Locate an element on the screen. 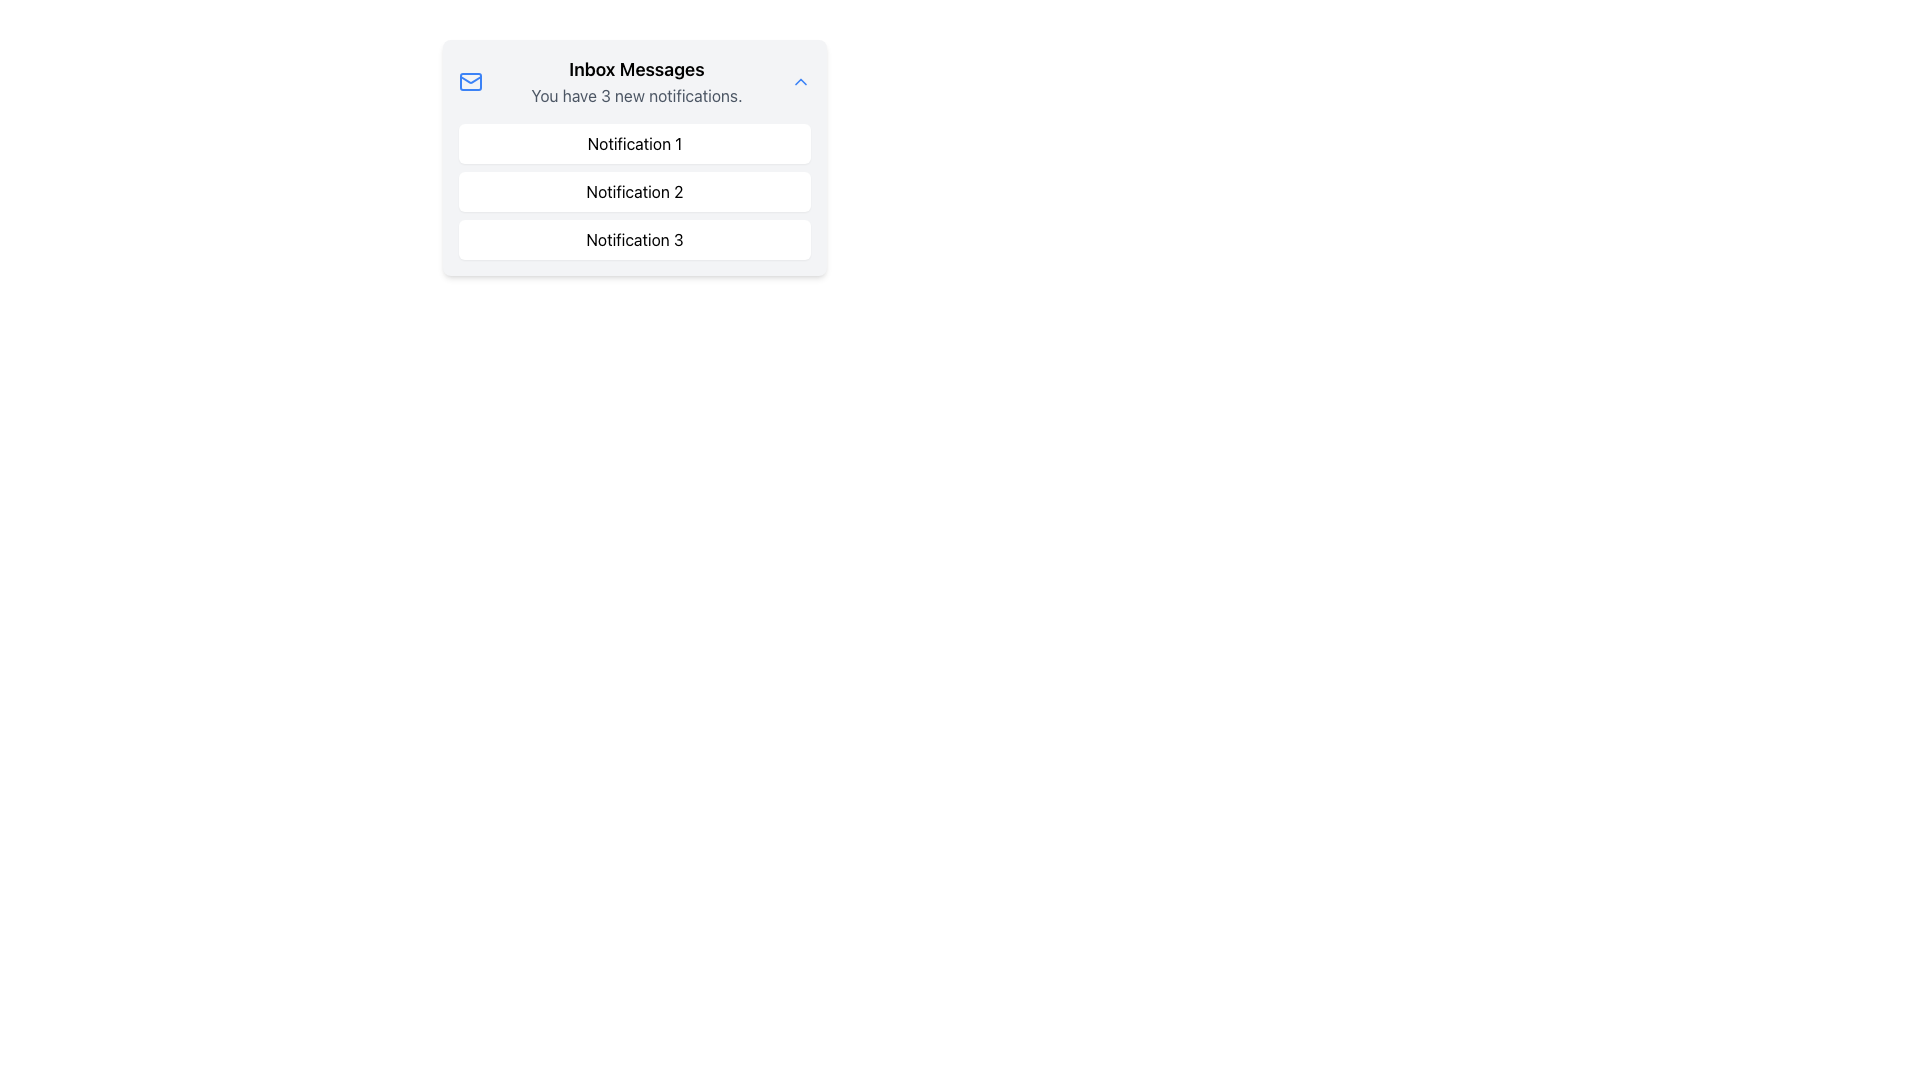  the first notification item labeled 'Notification 1' in the Inbox Messages panel is located at coordinates (633, 142).